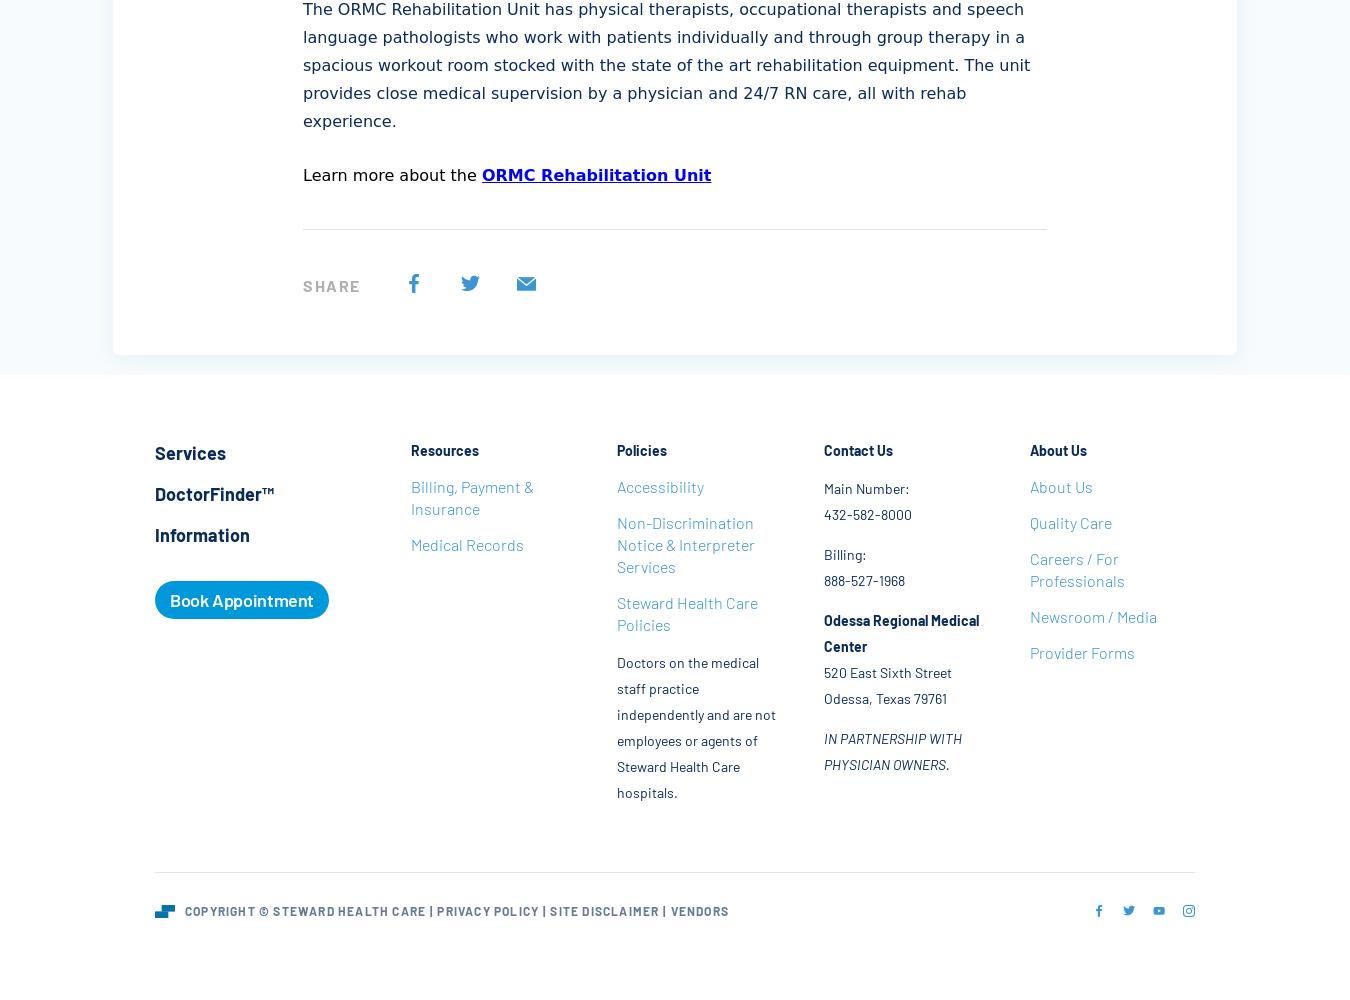  Describe the element at coordinates (642, 449) in the screenshot. I see `'Policies'` at that location.